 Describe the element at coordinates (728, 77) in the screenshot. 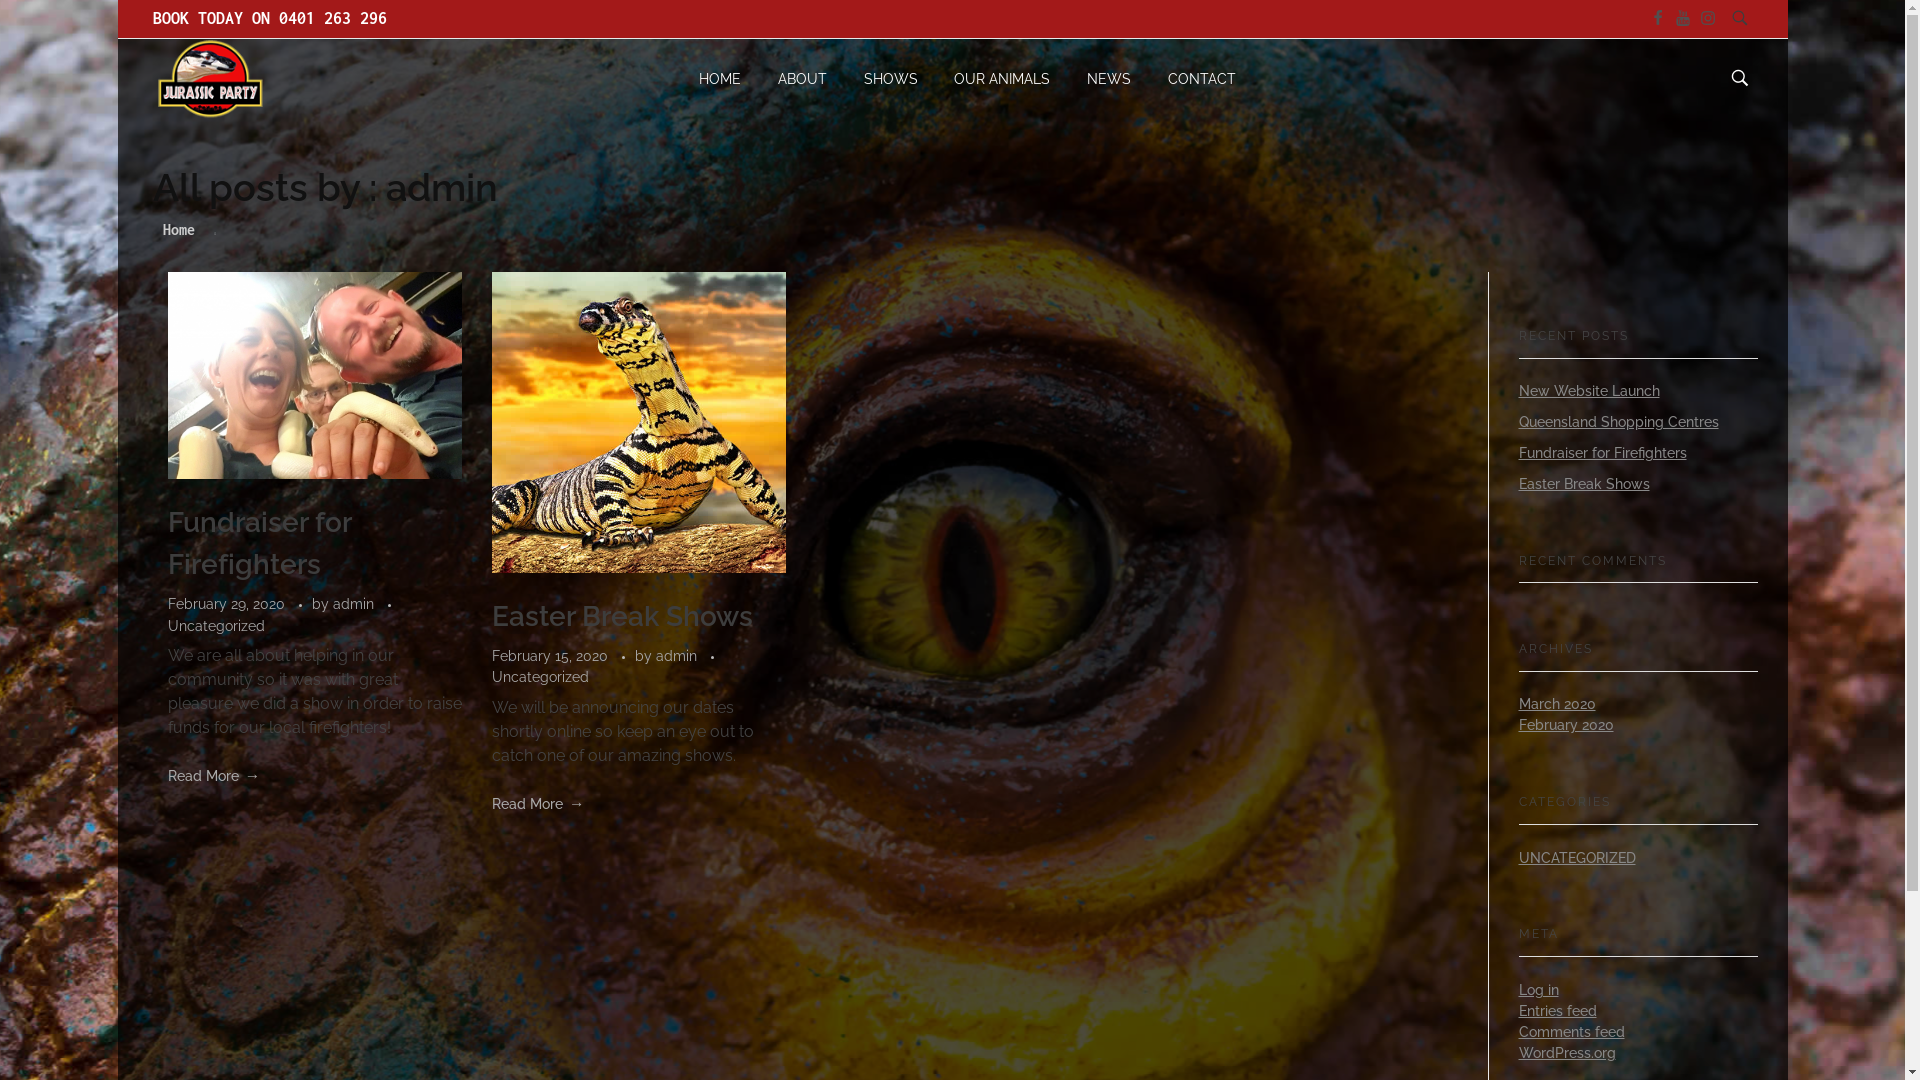

I see `'HOME'` at that location.